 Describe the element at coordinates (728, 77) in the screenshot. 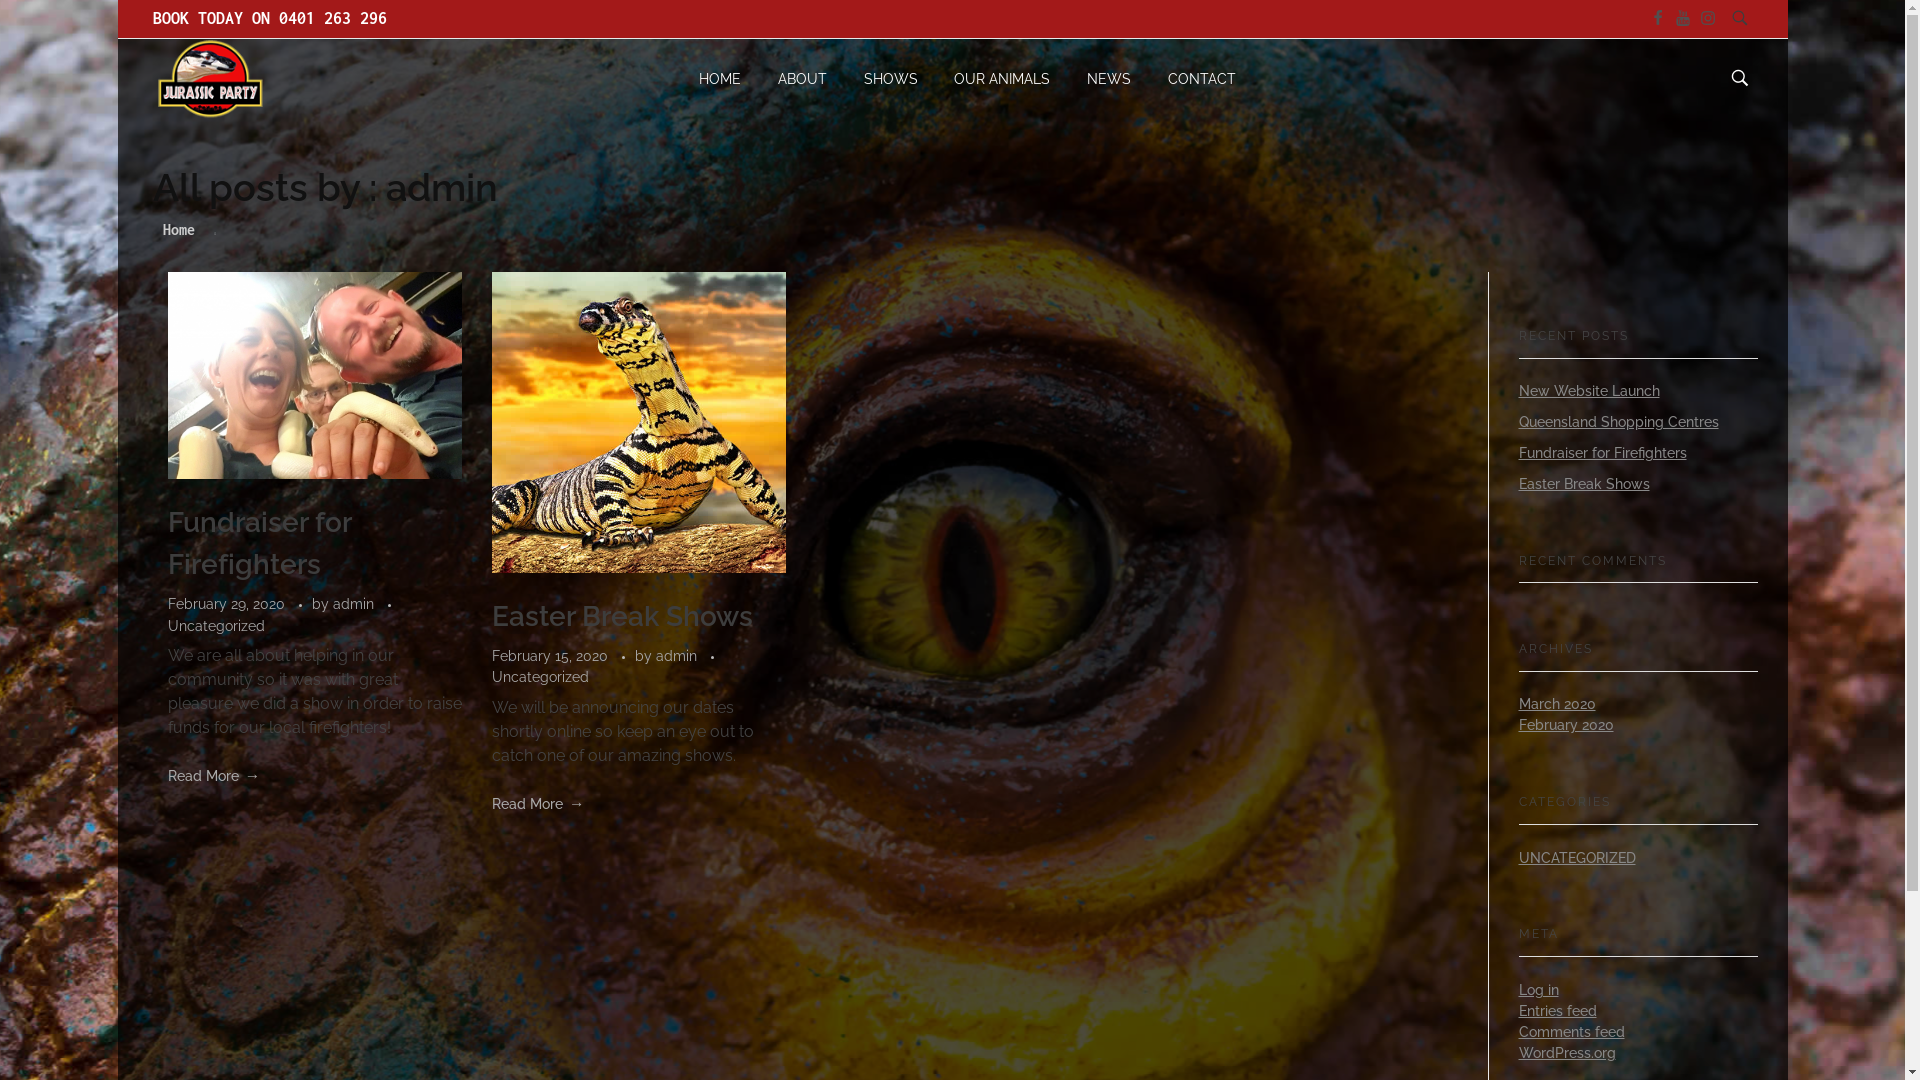

I see `'HOME'` at that location.